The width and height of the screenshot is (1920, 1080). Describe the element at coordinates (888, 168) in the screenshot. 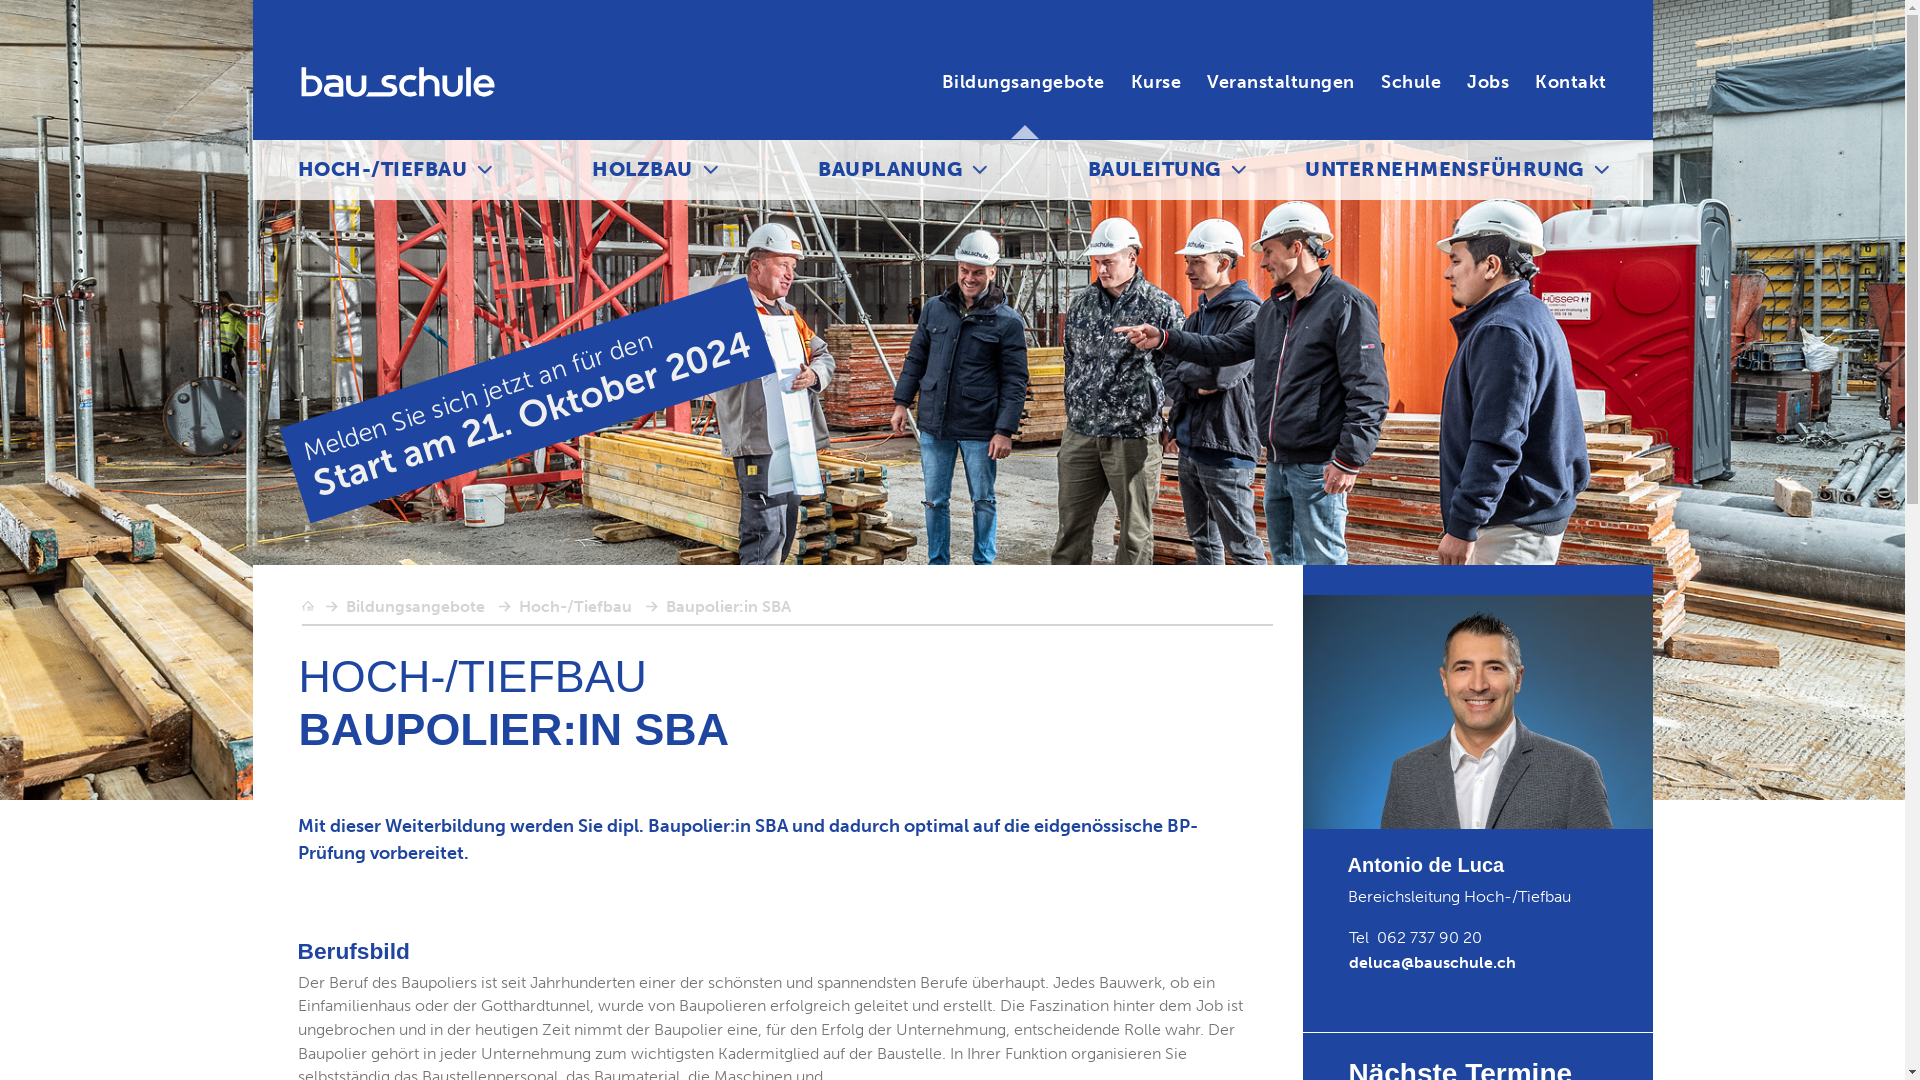

I see `'BAUPLANUNG'` at that location.